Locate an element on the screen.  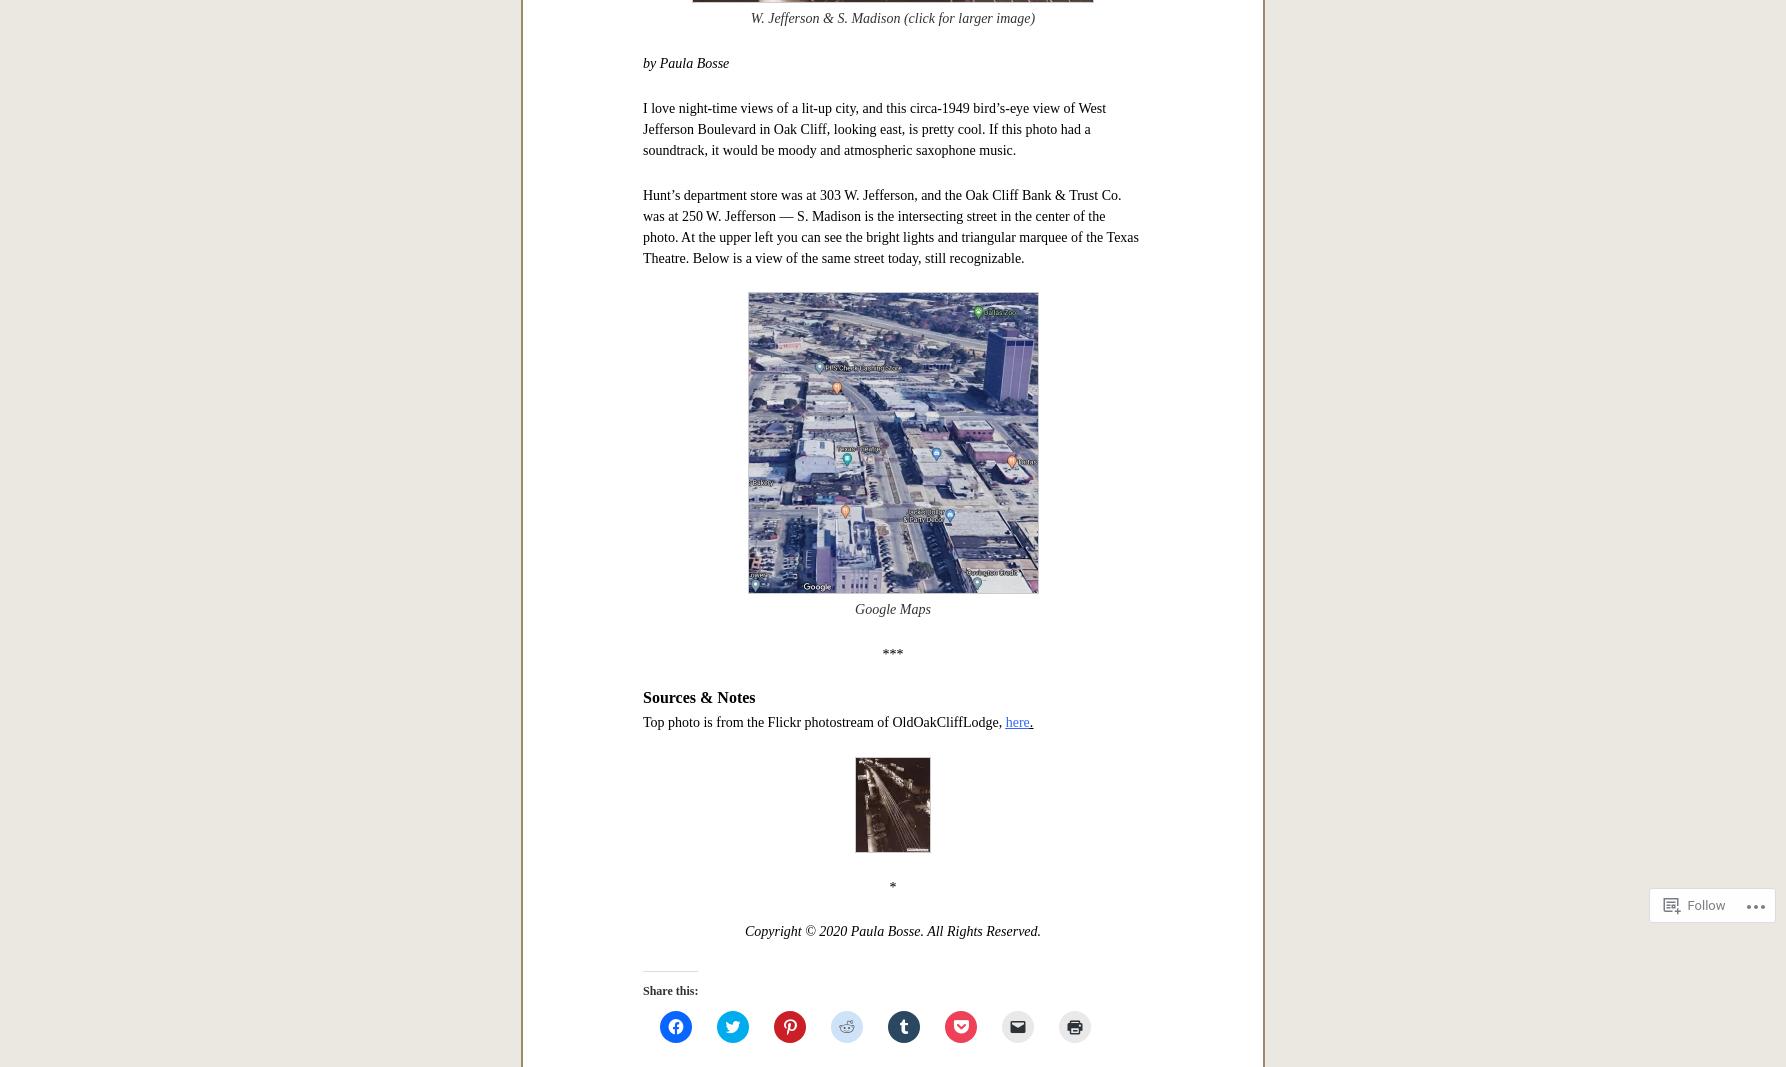
'Sources & Notes' is located at coordinates (699, 697).